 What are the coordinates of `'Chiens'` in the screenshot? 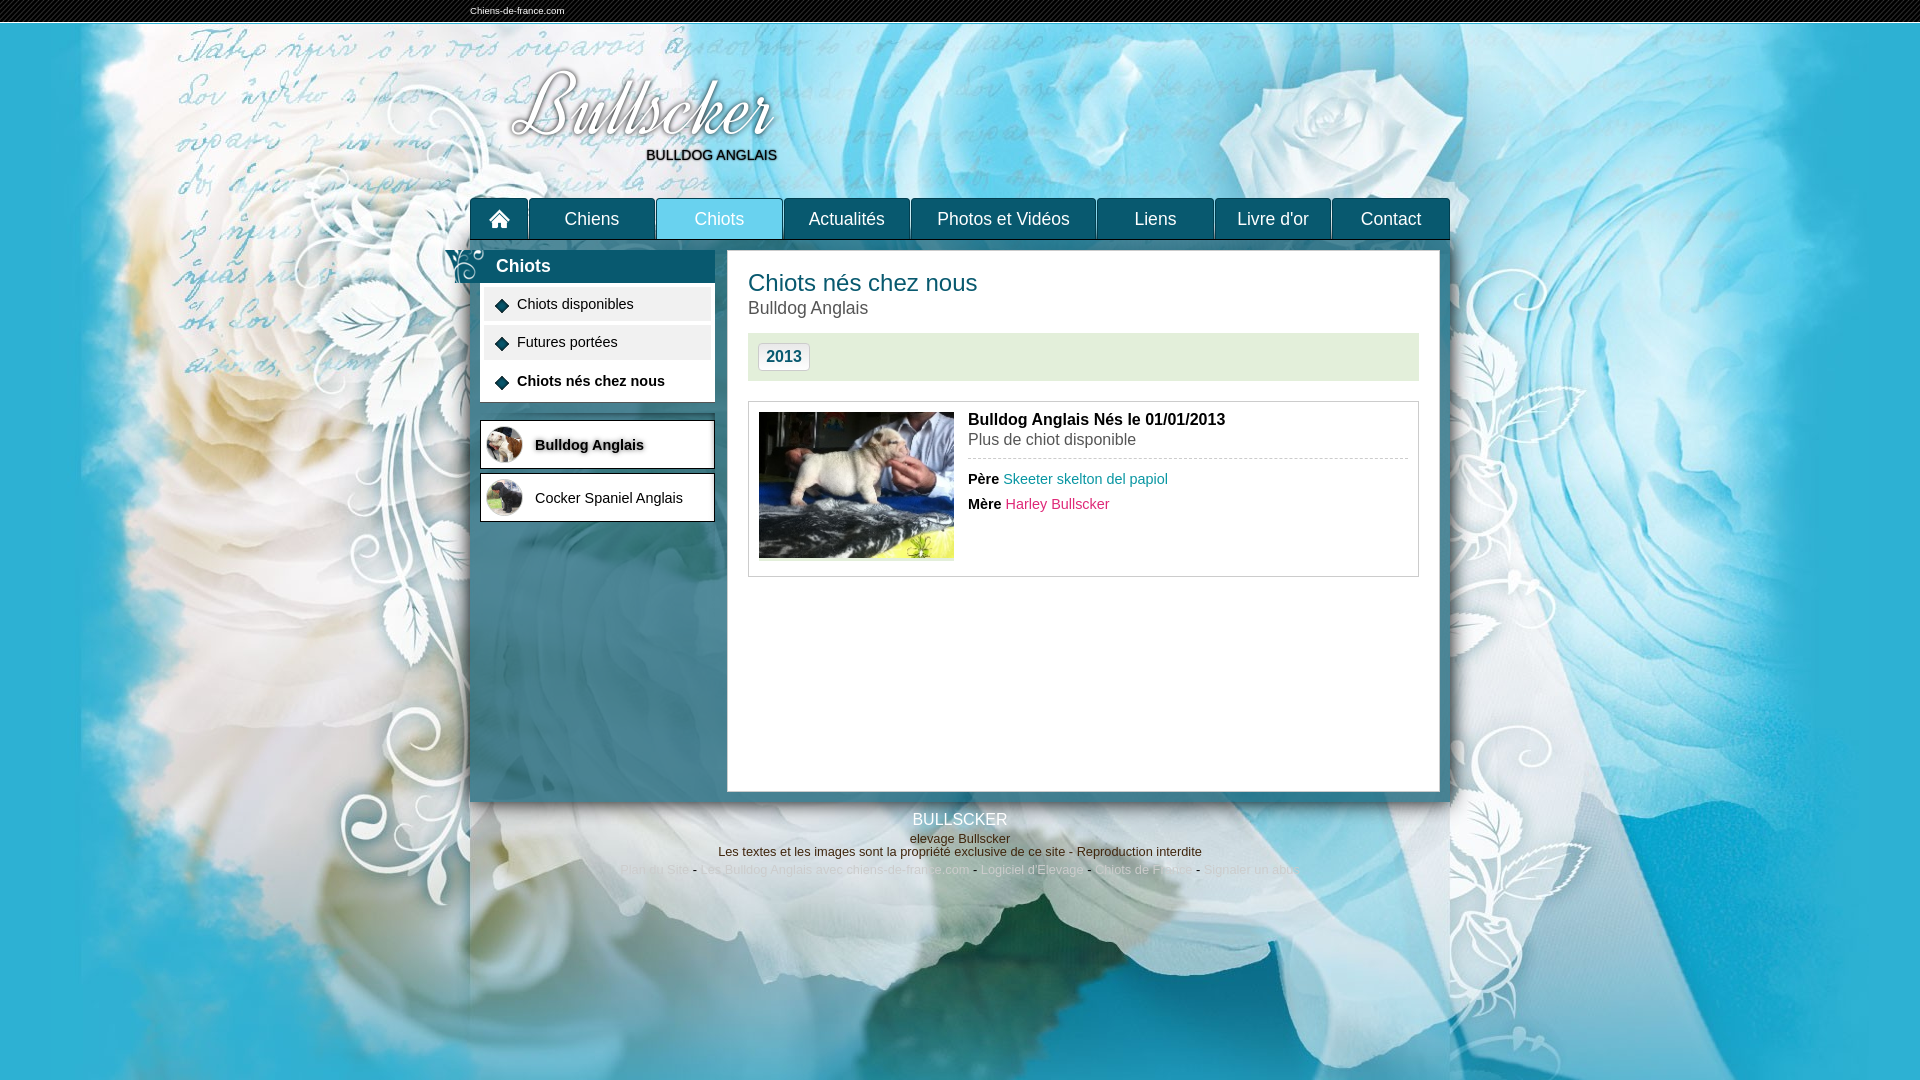 It's located at (590, 218).